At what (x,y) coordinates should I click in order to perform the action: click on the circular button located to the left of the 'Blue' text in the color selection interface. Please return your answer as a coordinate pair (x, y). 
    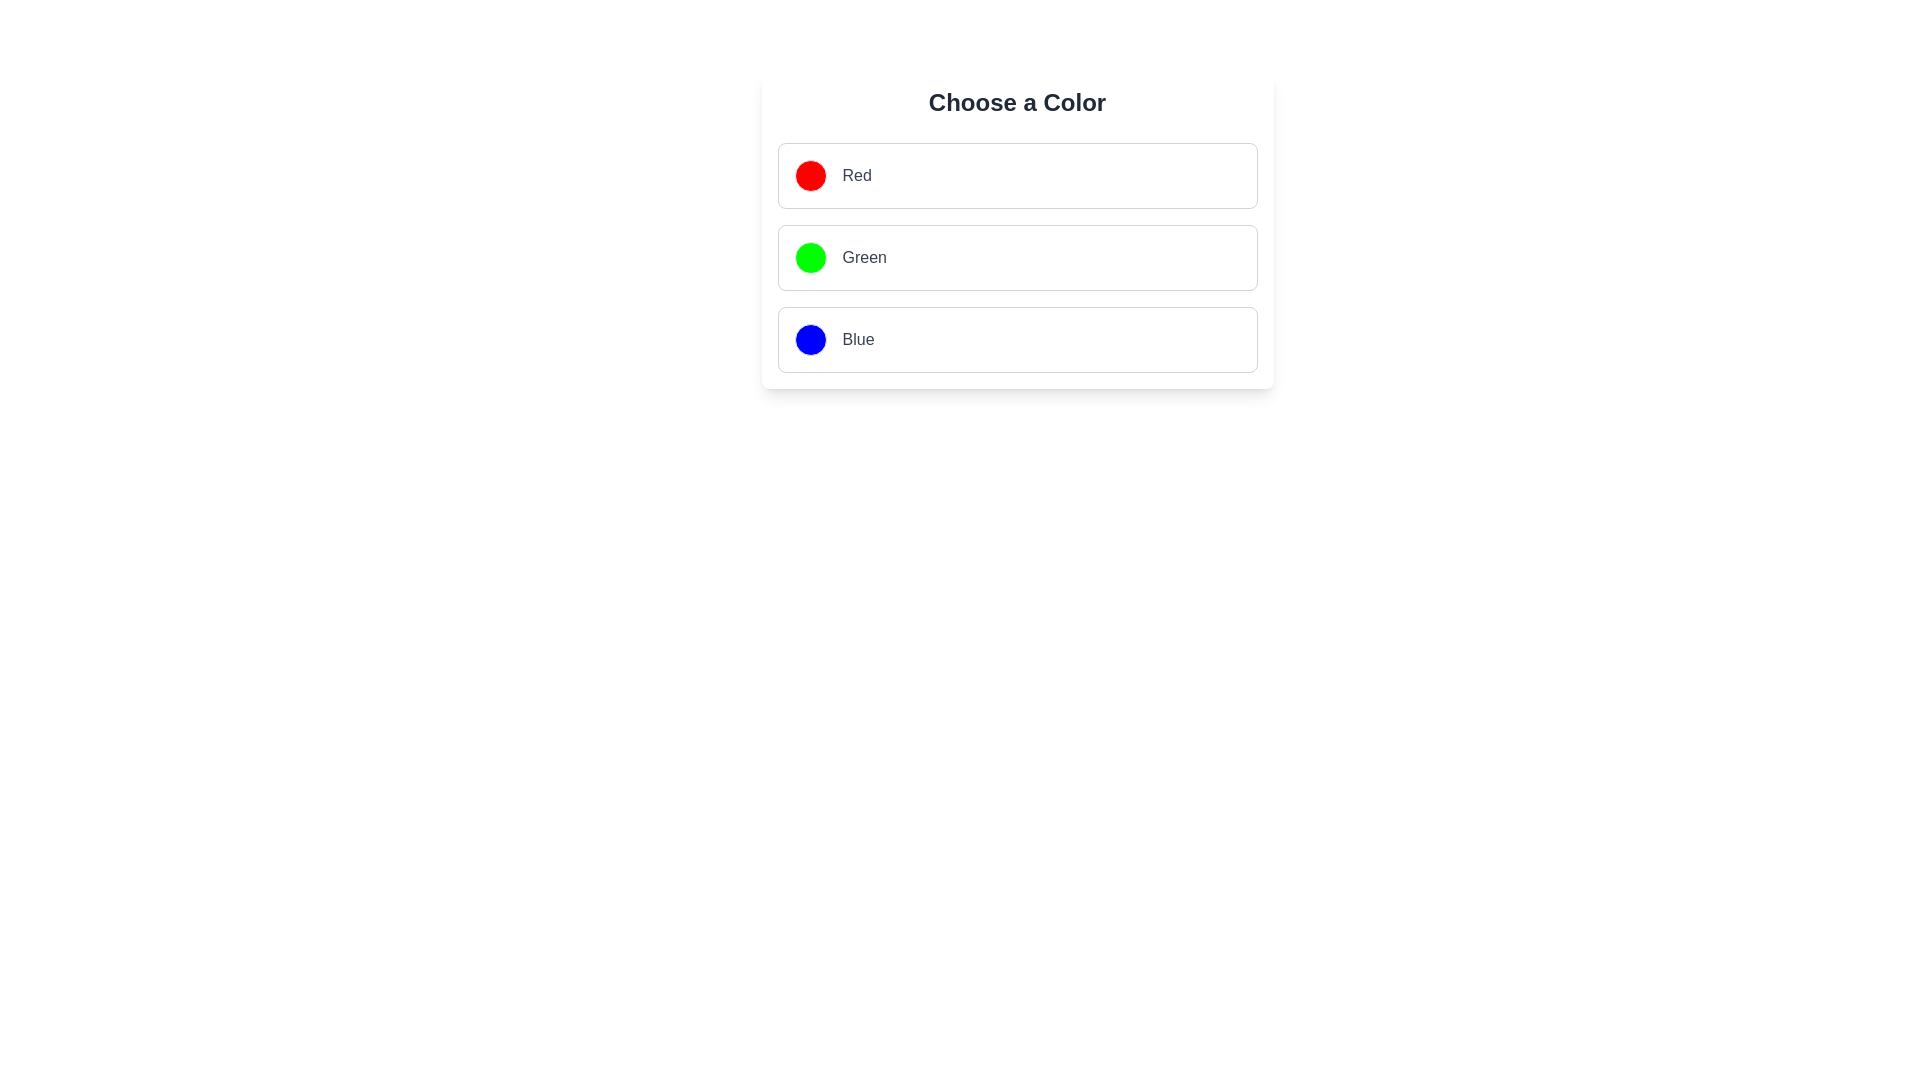
    Looking at the image, I should click on (810, 338).